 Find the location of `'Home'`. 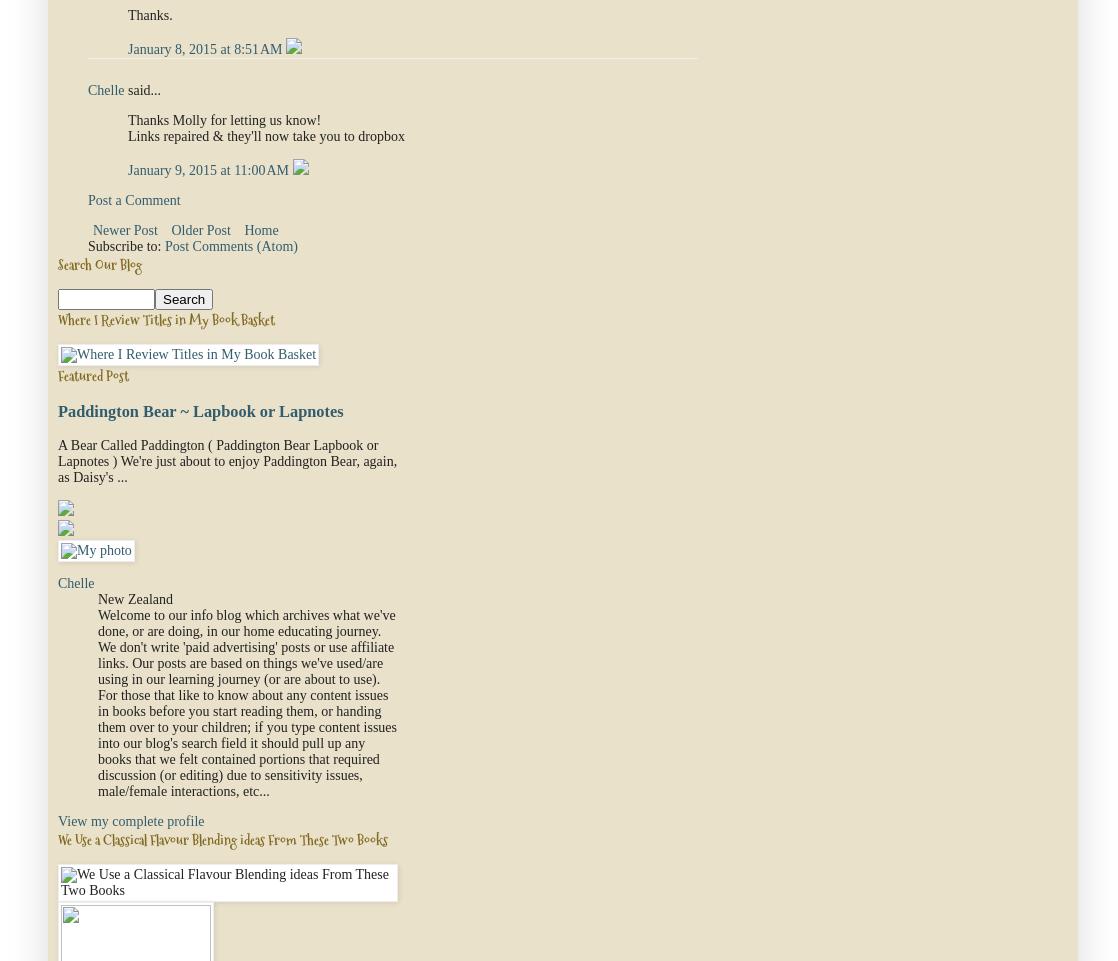

'Home' is located at coordinates (261, 228).